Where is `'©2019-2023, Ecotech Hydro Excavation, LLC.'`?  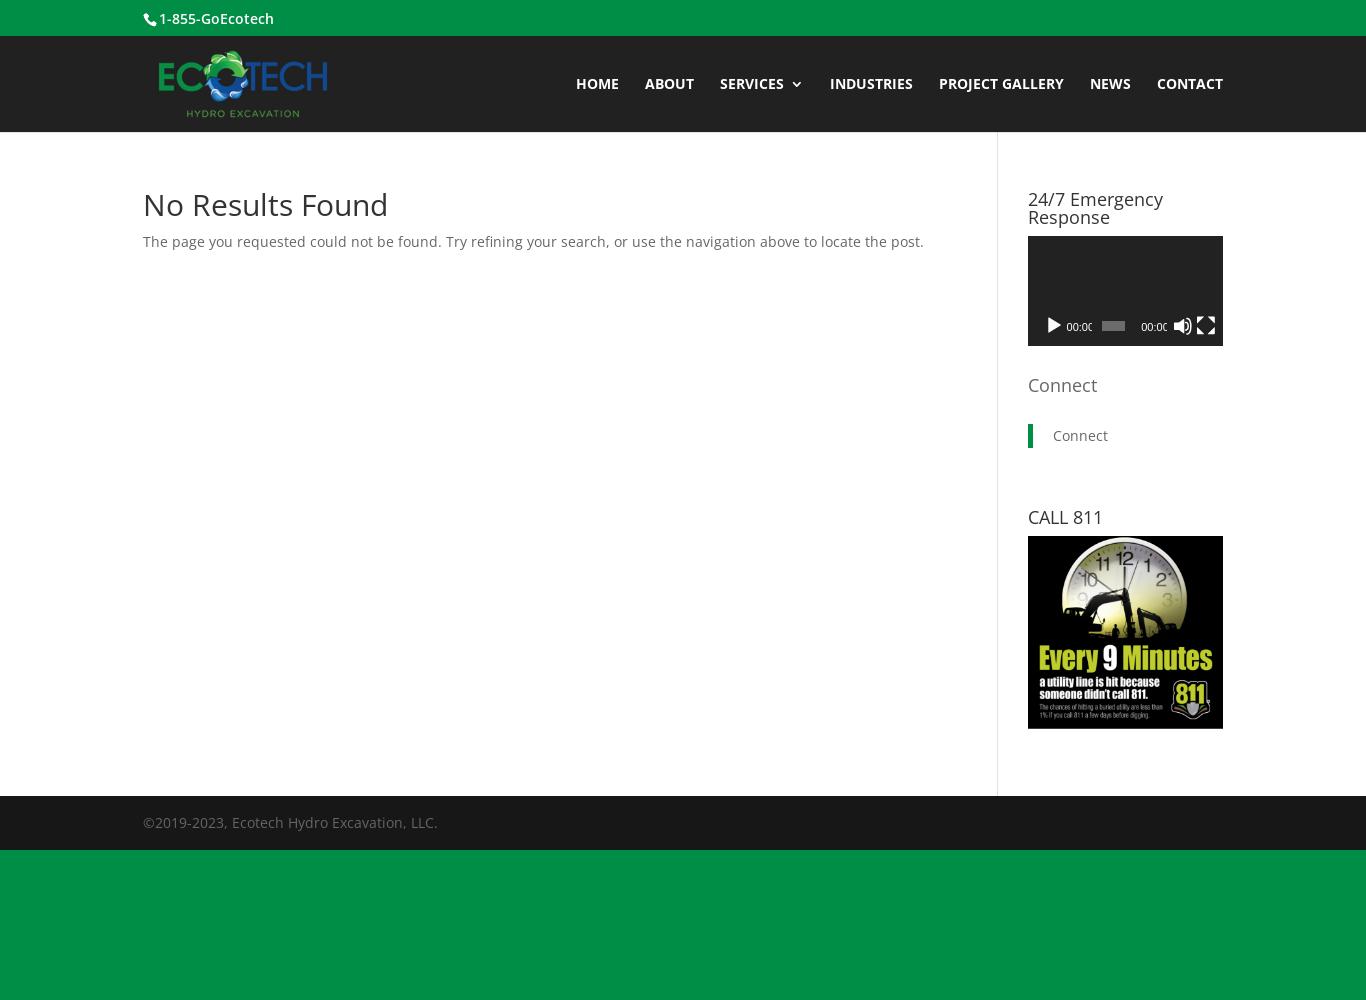 '©2019-2023, Ecotech Hydro Excavation, LLC.' is located at coordinates (290, 820).